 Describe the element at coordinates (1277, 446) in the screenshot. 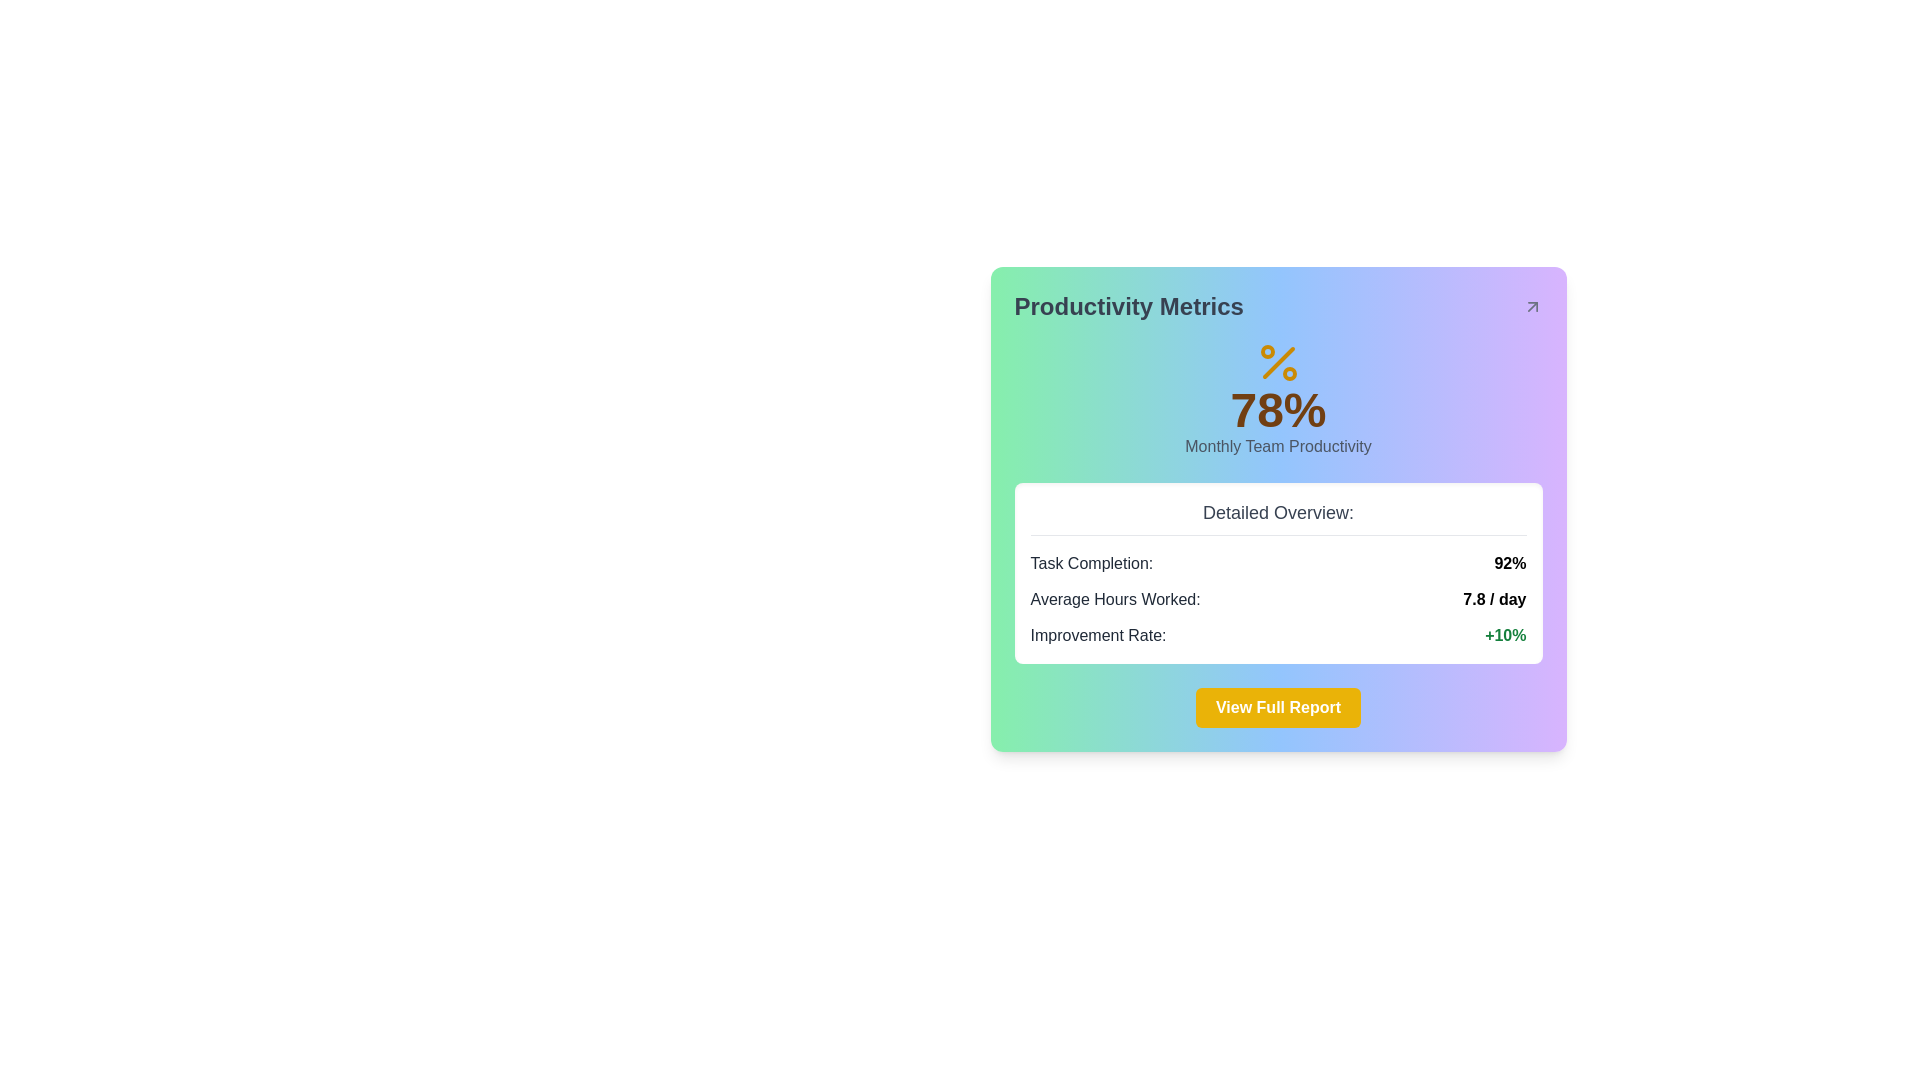

I see `the text label that is positioned directly below the percentage '78%' in the interface` at that location.